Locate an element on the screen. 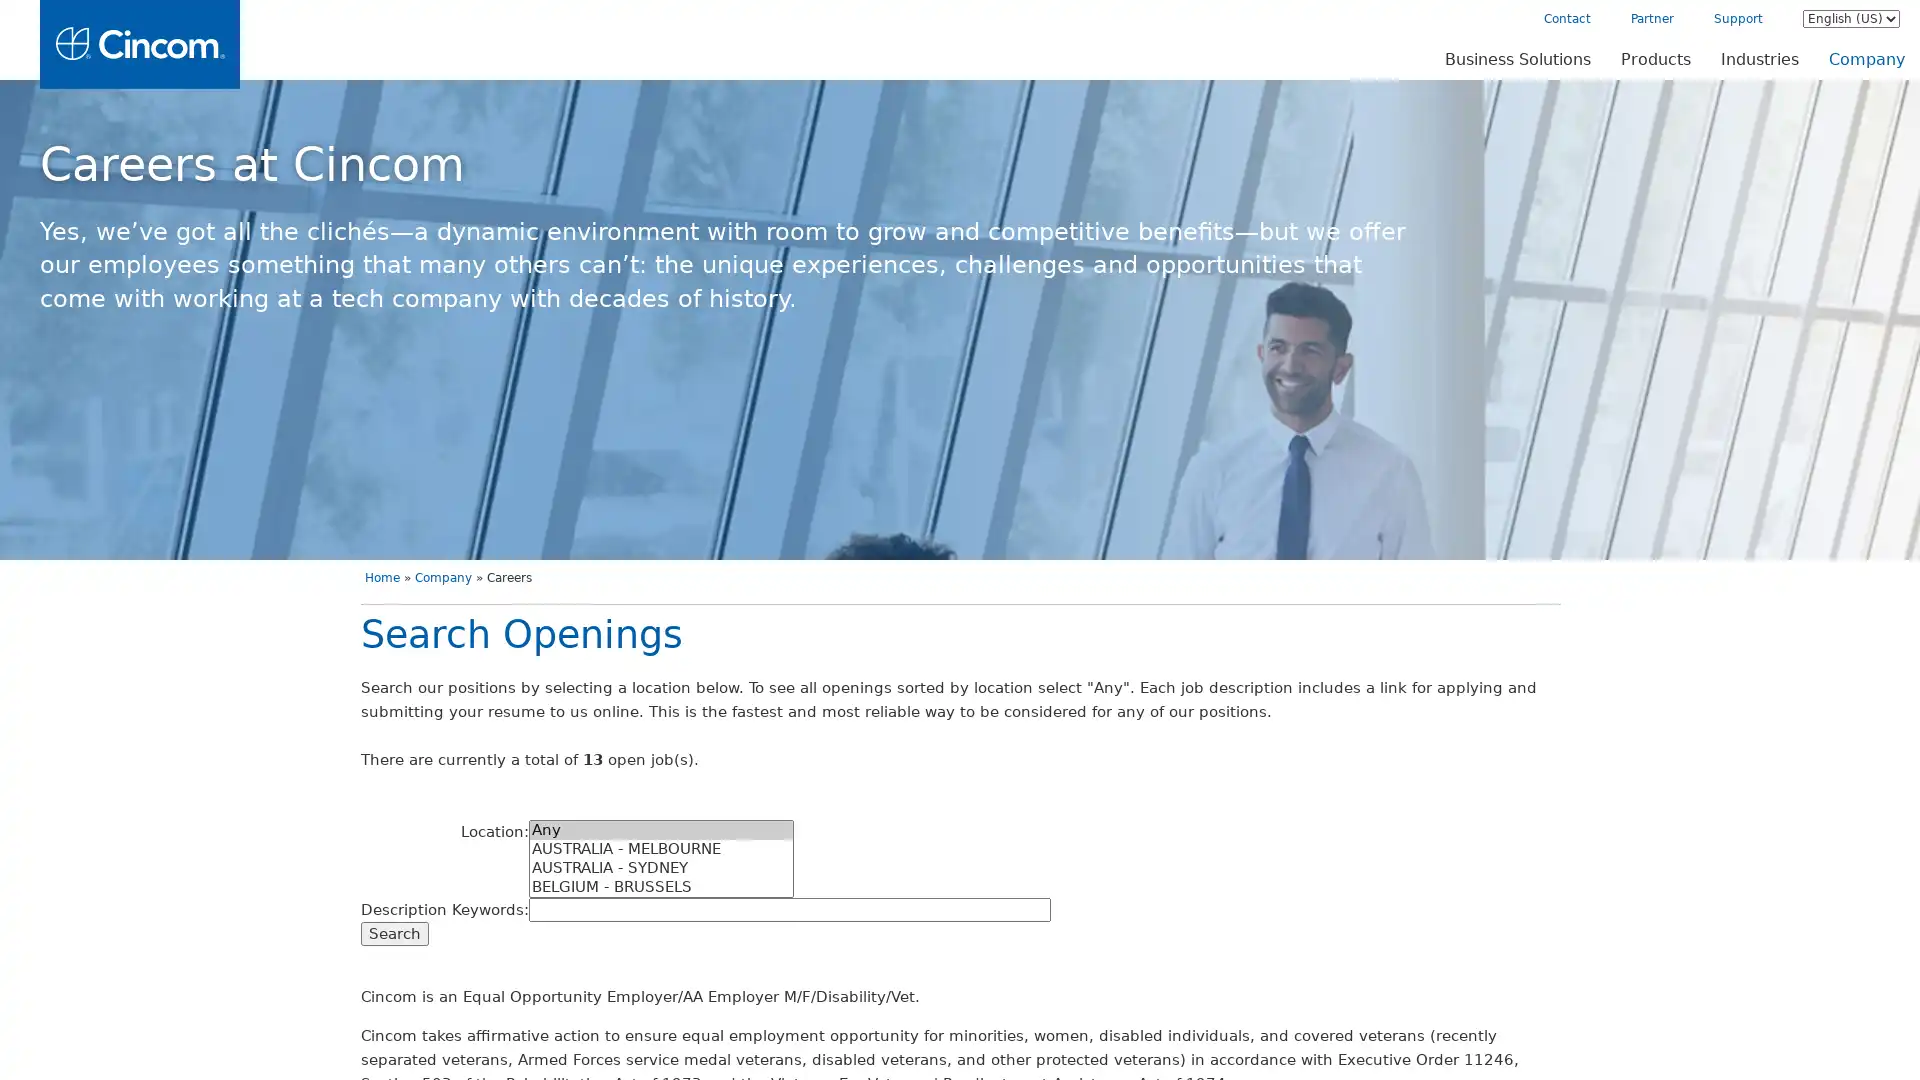 The width and height of the screenshot is (1920, 1080). Search is located at coordinates (393, 933).